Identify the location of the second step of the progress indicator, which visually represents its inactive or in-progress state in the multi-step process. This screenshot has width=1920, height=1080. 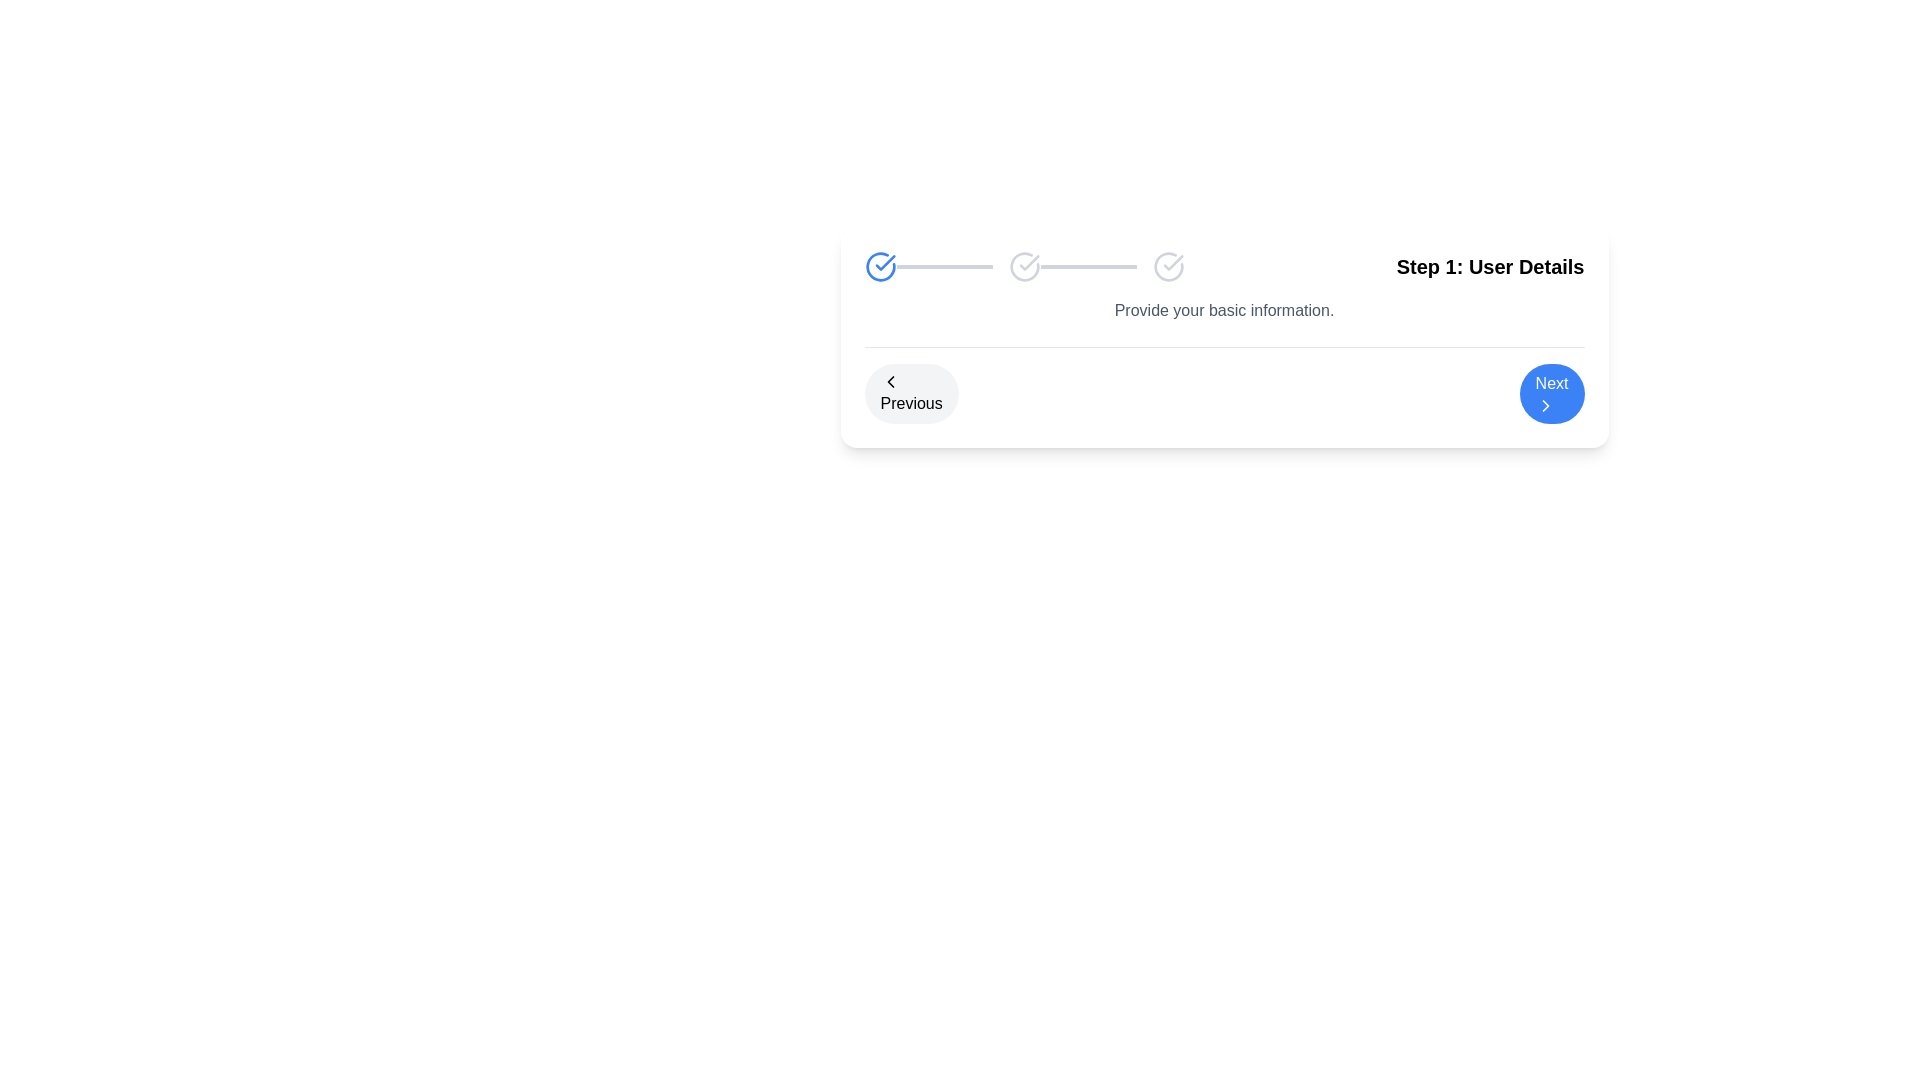
(1024, 265).